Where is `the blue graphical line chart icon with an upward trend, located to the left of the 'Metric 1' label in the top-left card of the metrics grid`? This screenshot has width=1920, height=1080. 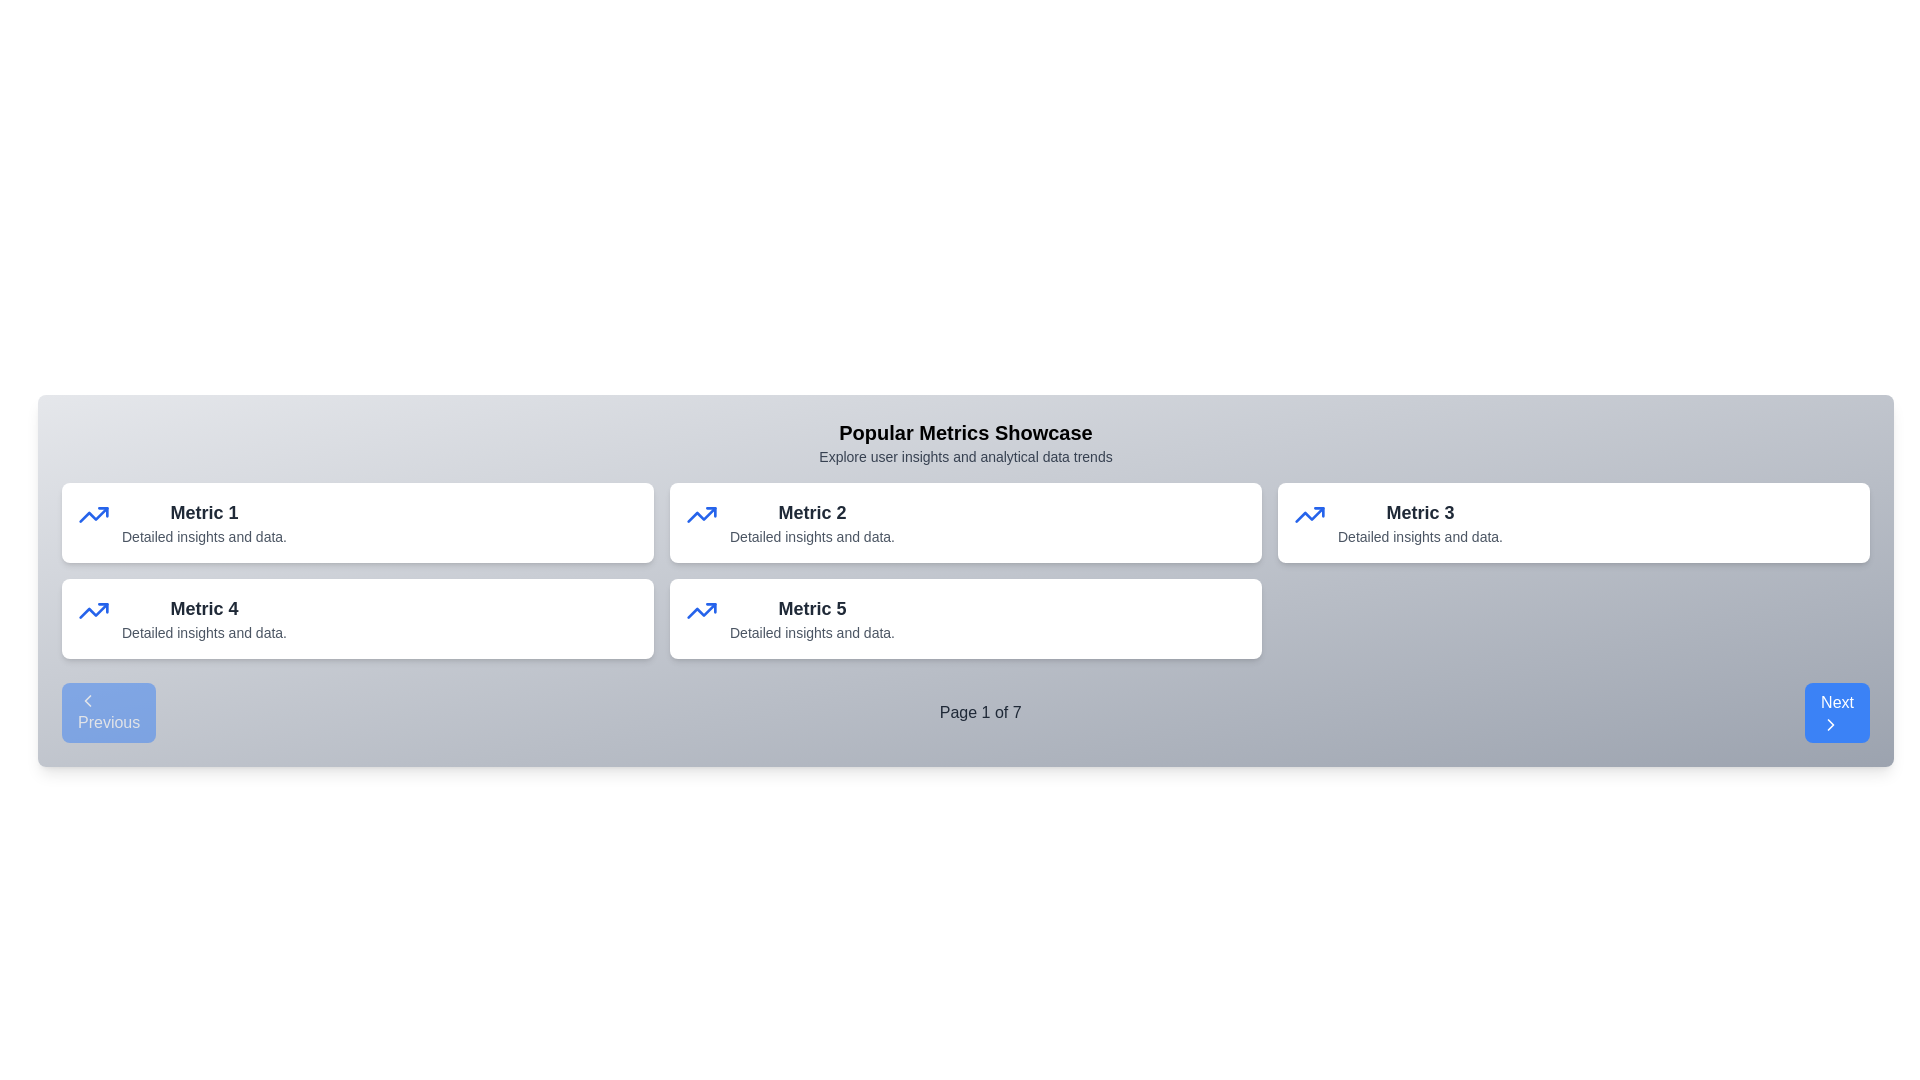 the blue graphical line chart icon with an upward trend, located to the left of the 'Metric 1' label in the top-left card of the metrics grid is located at coordinates (93, 609).